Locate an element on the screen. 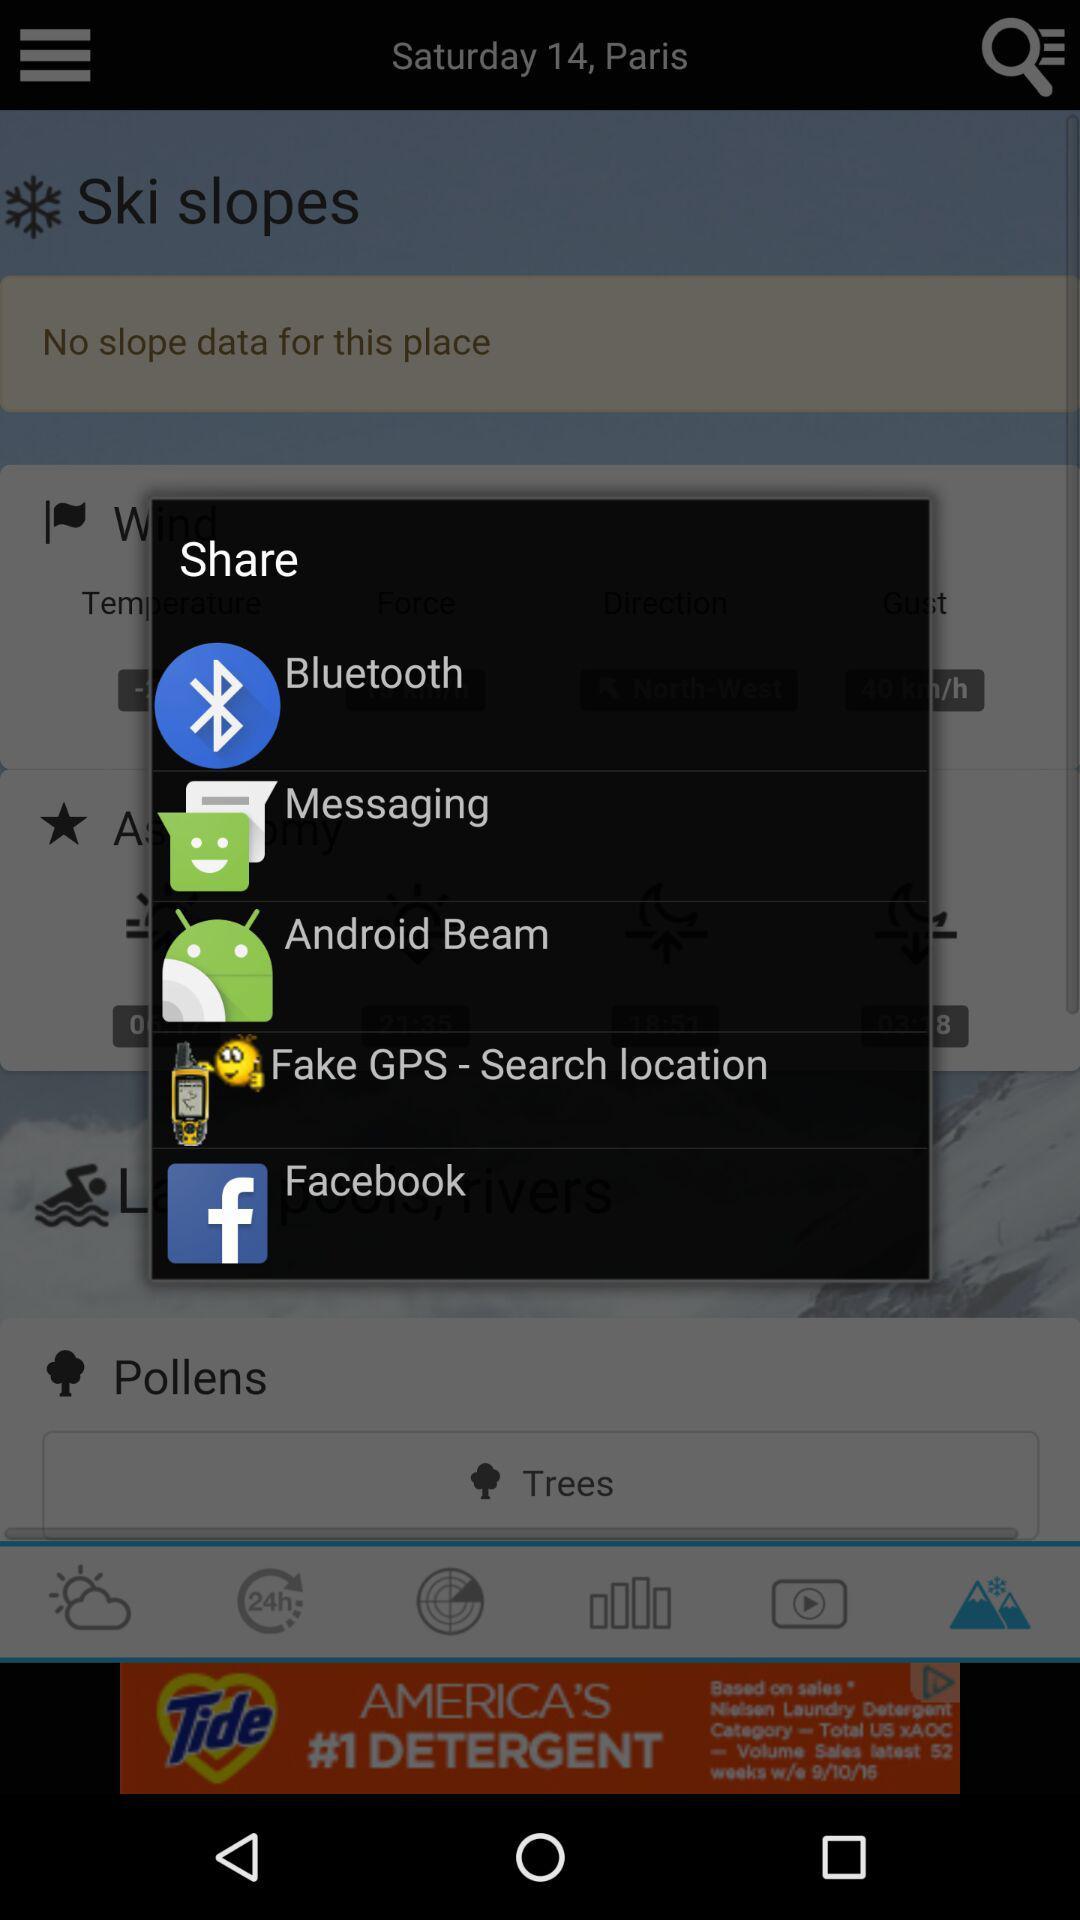 Image resolution: width=1080 pixels, height=1920 pixels. messaging is located at coordinates (604, 801).